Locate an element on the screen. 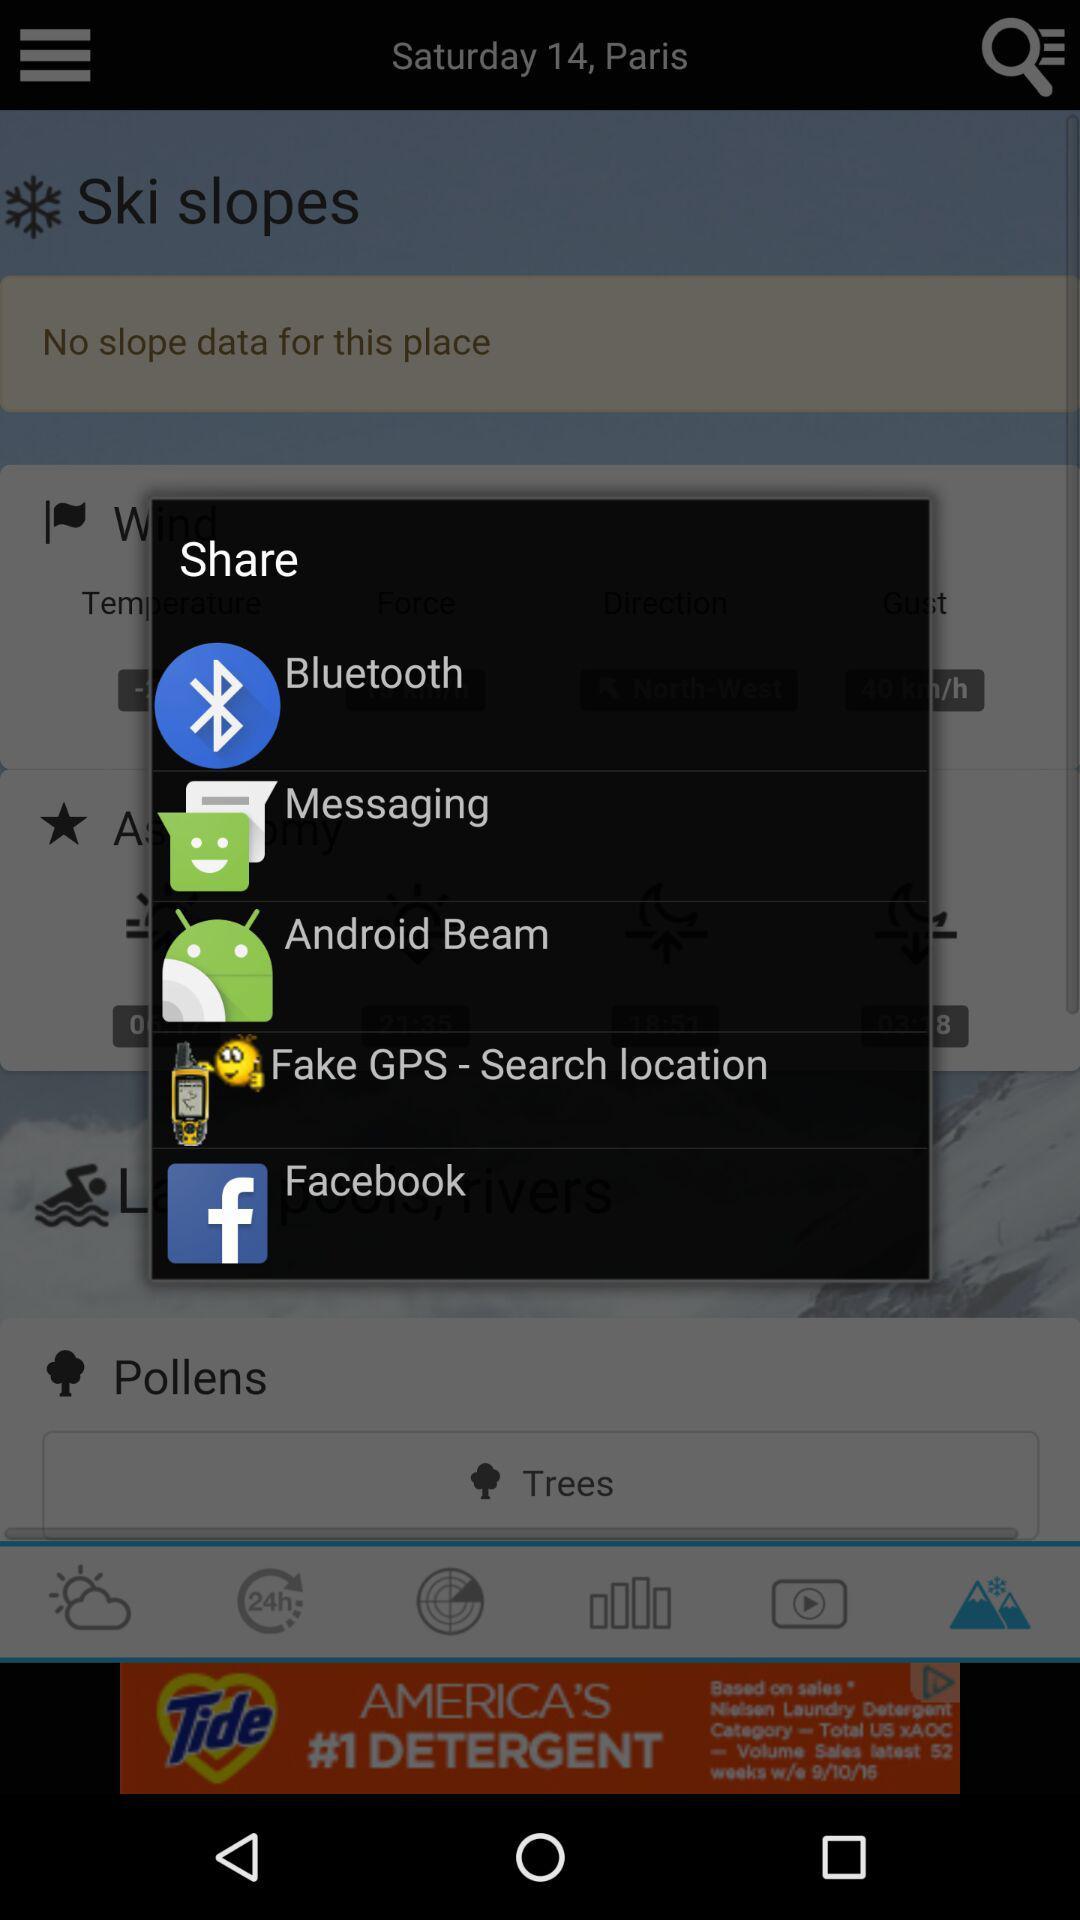 Image resolution: width=1080 pixels, height=1920 pixels. messaging is located at coordinates (604, 801).